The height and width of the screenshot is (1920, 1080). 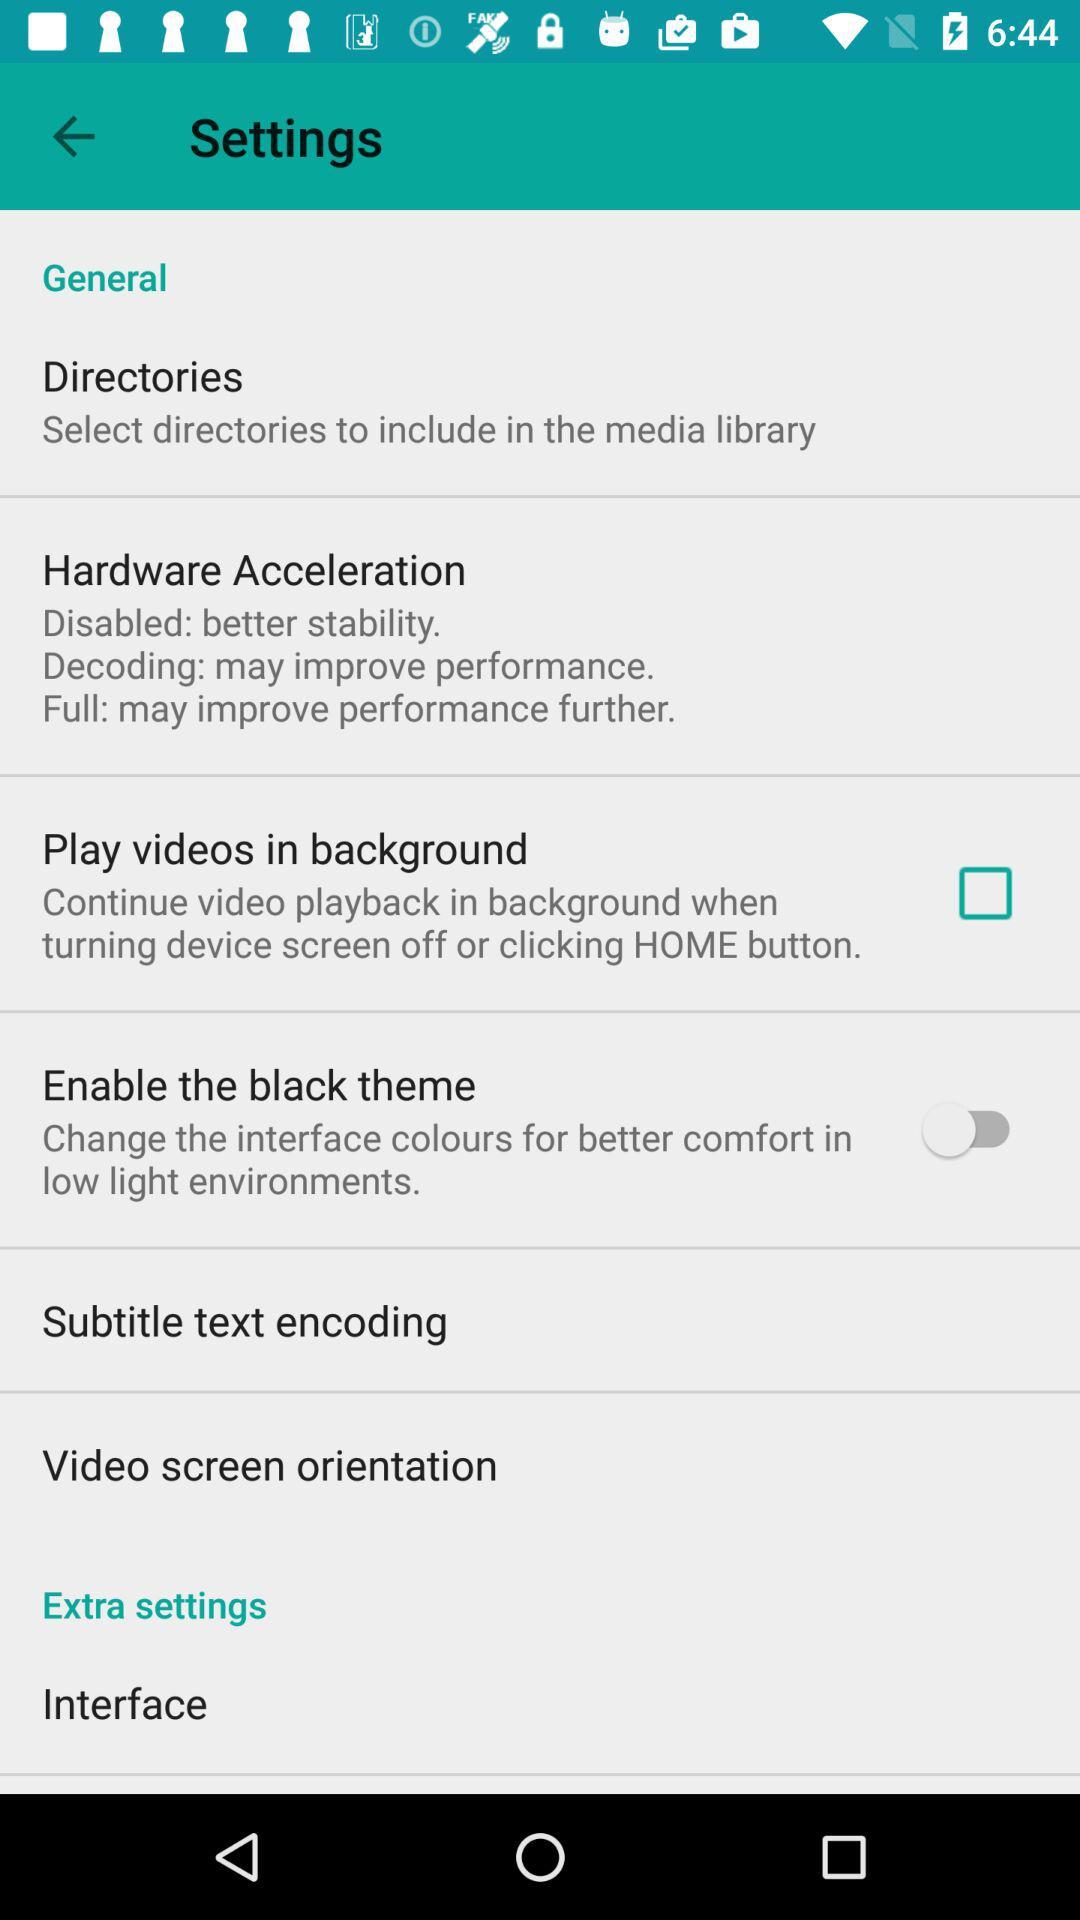 What do you see at coordinates (258, 1082) in the screenshot?
I see `enable the black item` at bounding box center [258, 1082].